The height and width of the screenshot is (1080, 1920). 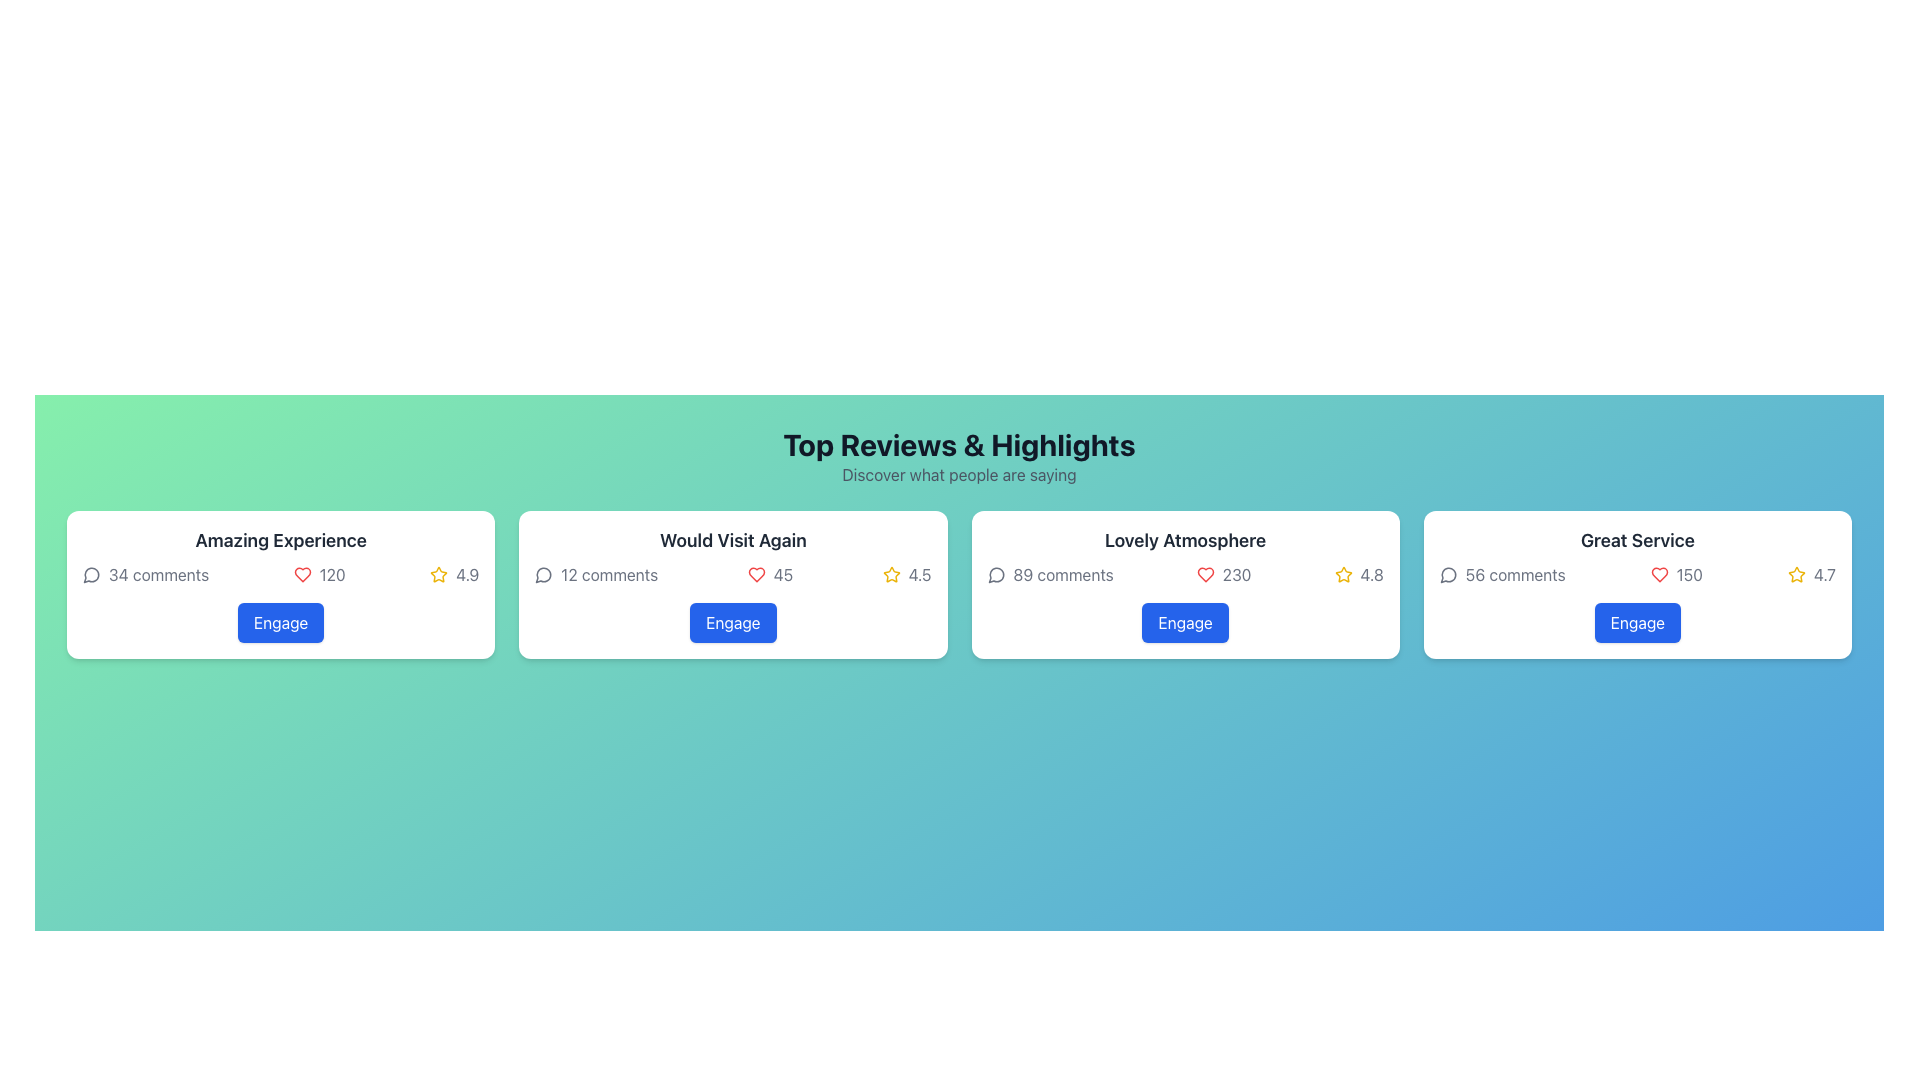 I want to click on the Label with Icon displaying '34 comments' next to a small bubble-shaped icon, styled in gray, located under the heading 'Amazing Experience', so click(x=145, y=574).